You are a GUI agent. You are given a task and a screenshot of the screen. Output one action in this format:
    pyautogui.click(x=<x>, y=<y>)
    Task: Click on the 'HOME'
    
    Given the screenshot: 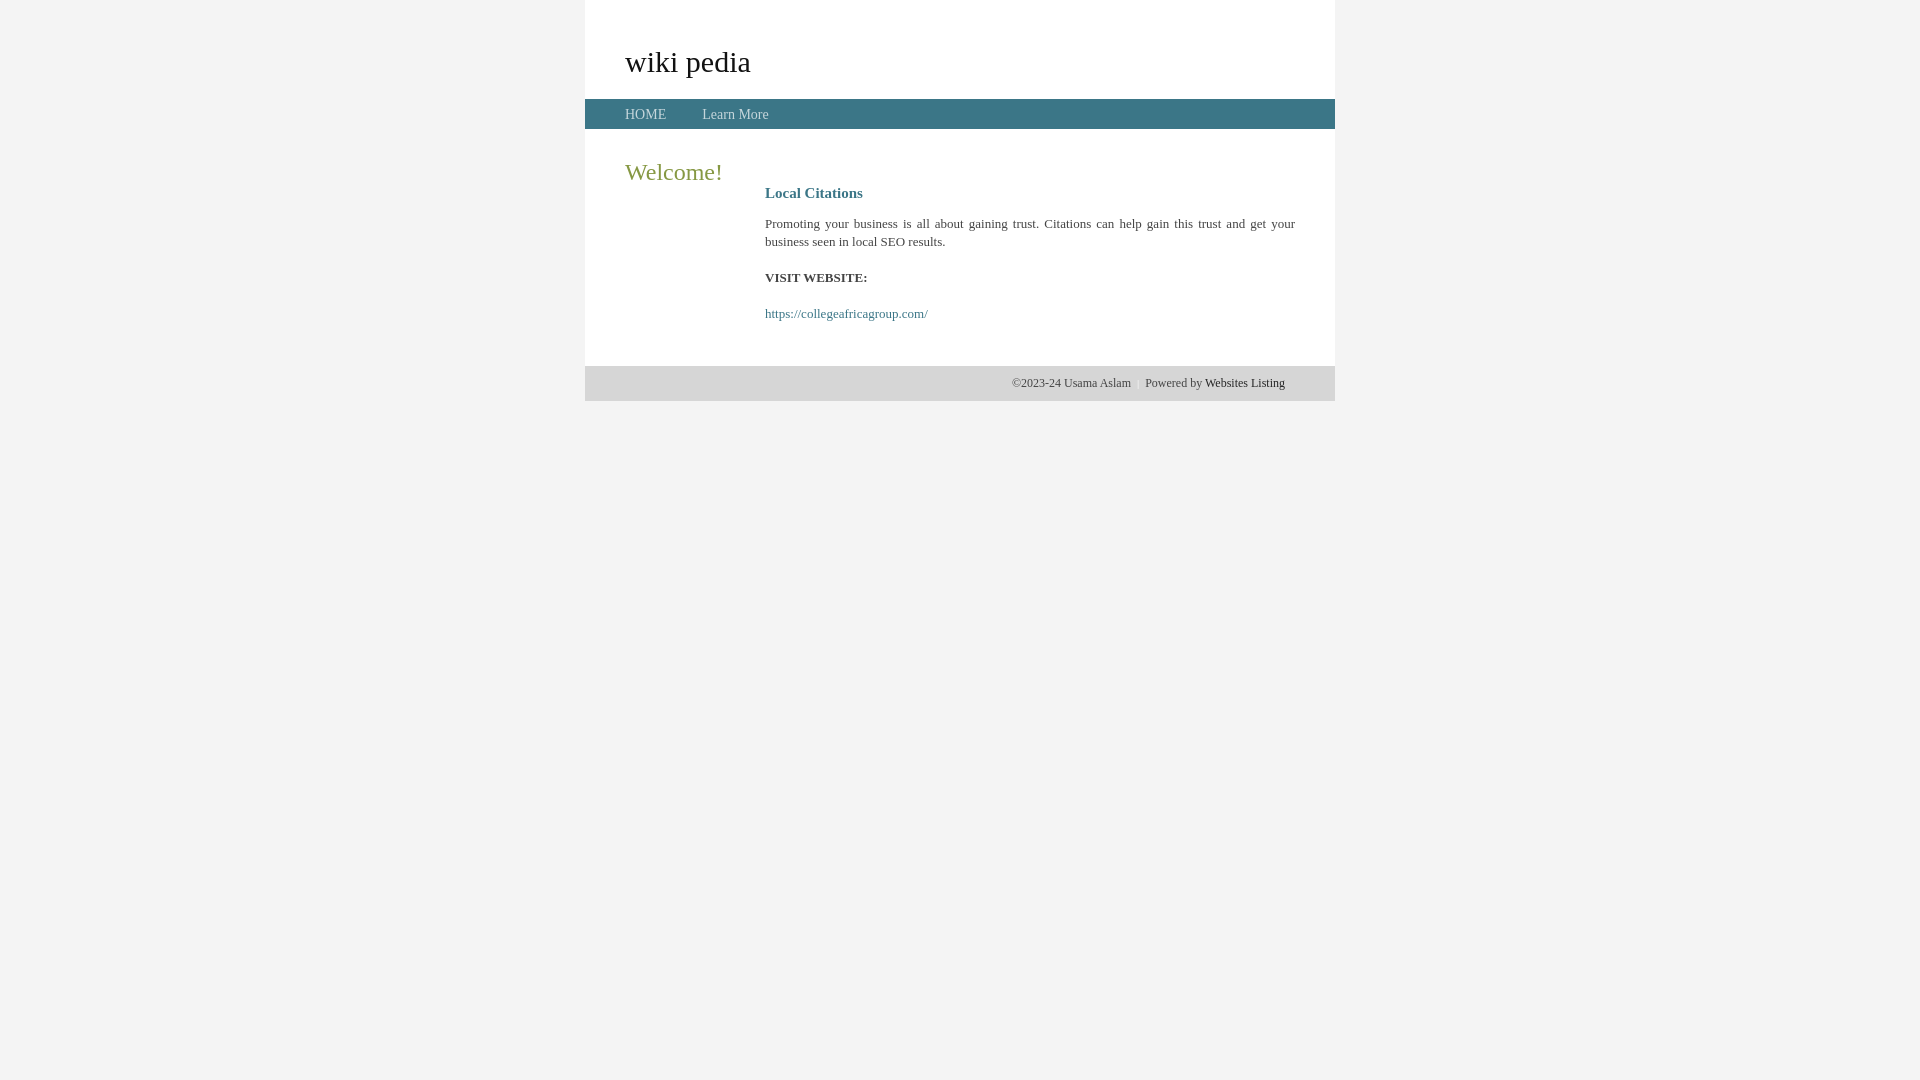 What is the action you would take?
    pyautogui.click(x=623, y=114)
    